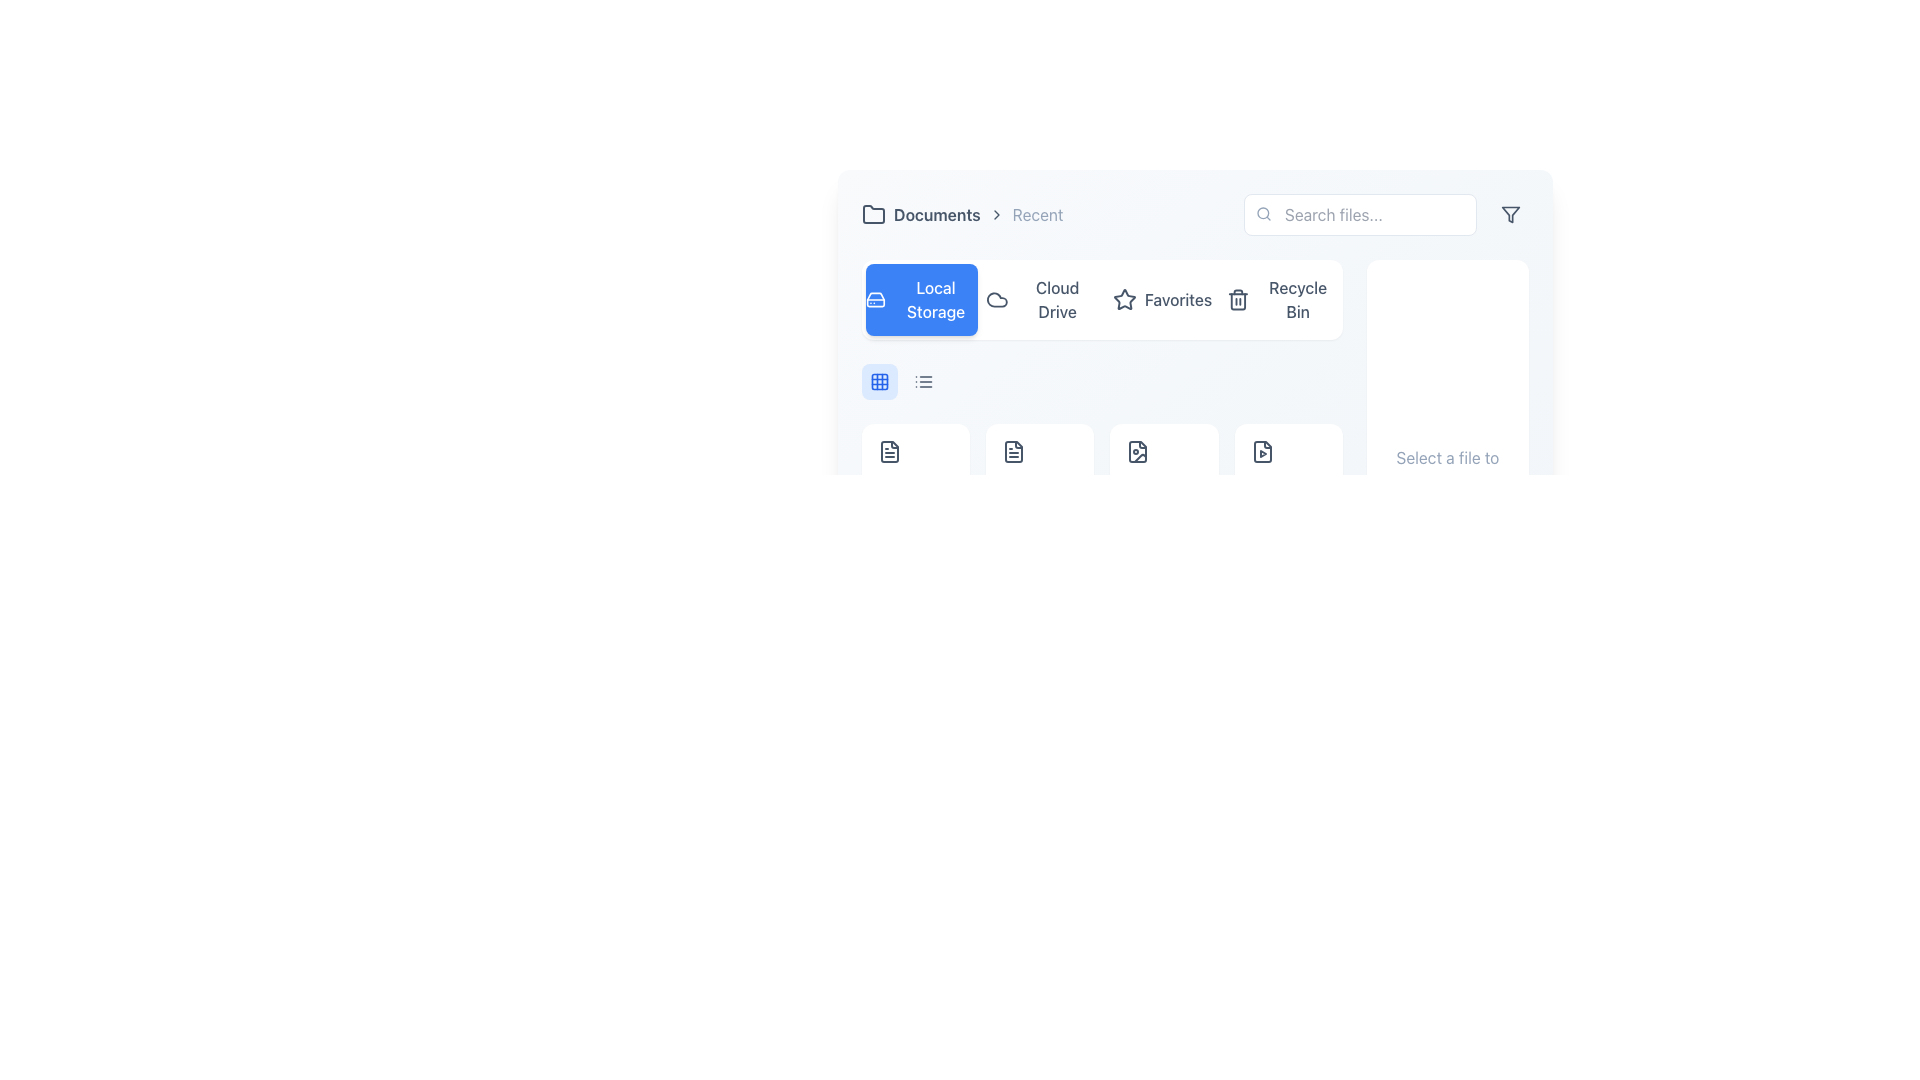 Image resolution: width=1920 pixels, height=1080 pixels. What do you see at coordinates (1262, 213) in the screenshot?
I see `the circular outline of the magnifying glass icon` at bounding box center [1262, 213].